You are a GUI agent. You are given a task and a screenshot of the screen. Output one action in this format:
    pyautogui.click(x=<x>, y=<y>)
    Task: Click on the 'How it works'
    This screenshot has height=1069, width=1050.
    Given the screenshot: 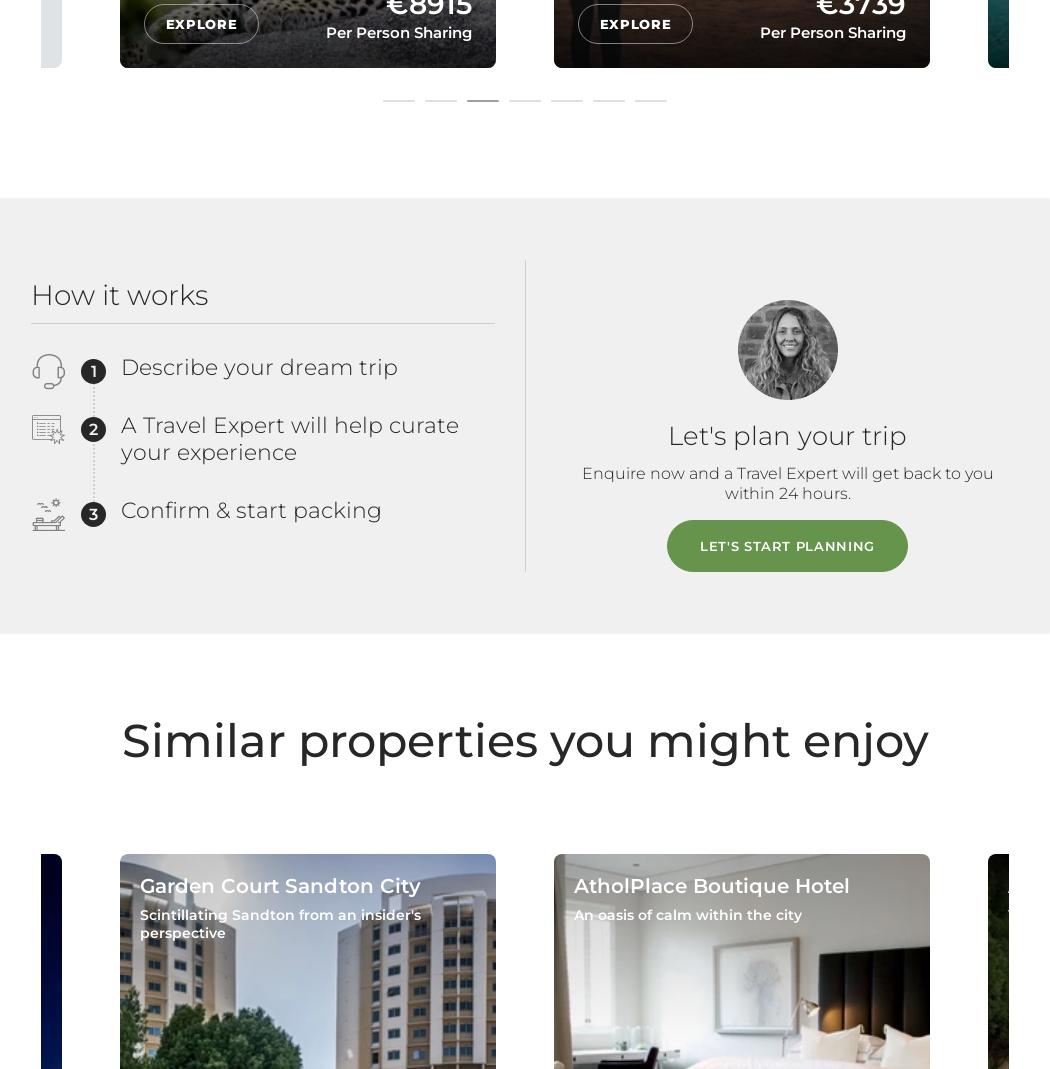 What is the action you would take?
    pyautogui.click(x=118, y=294)
    